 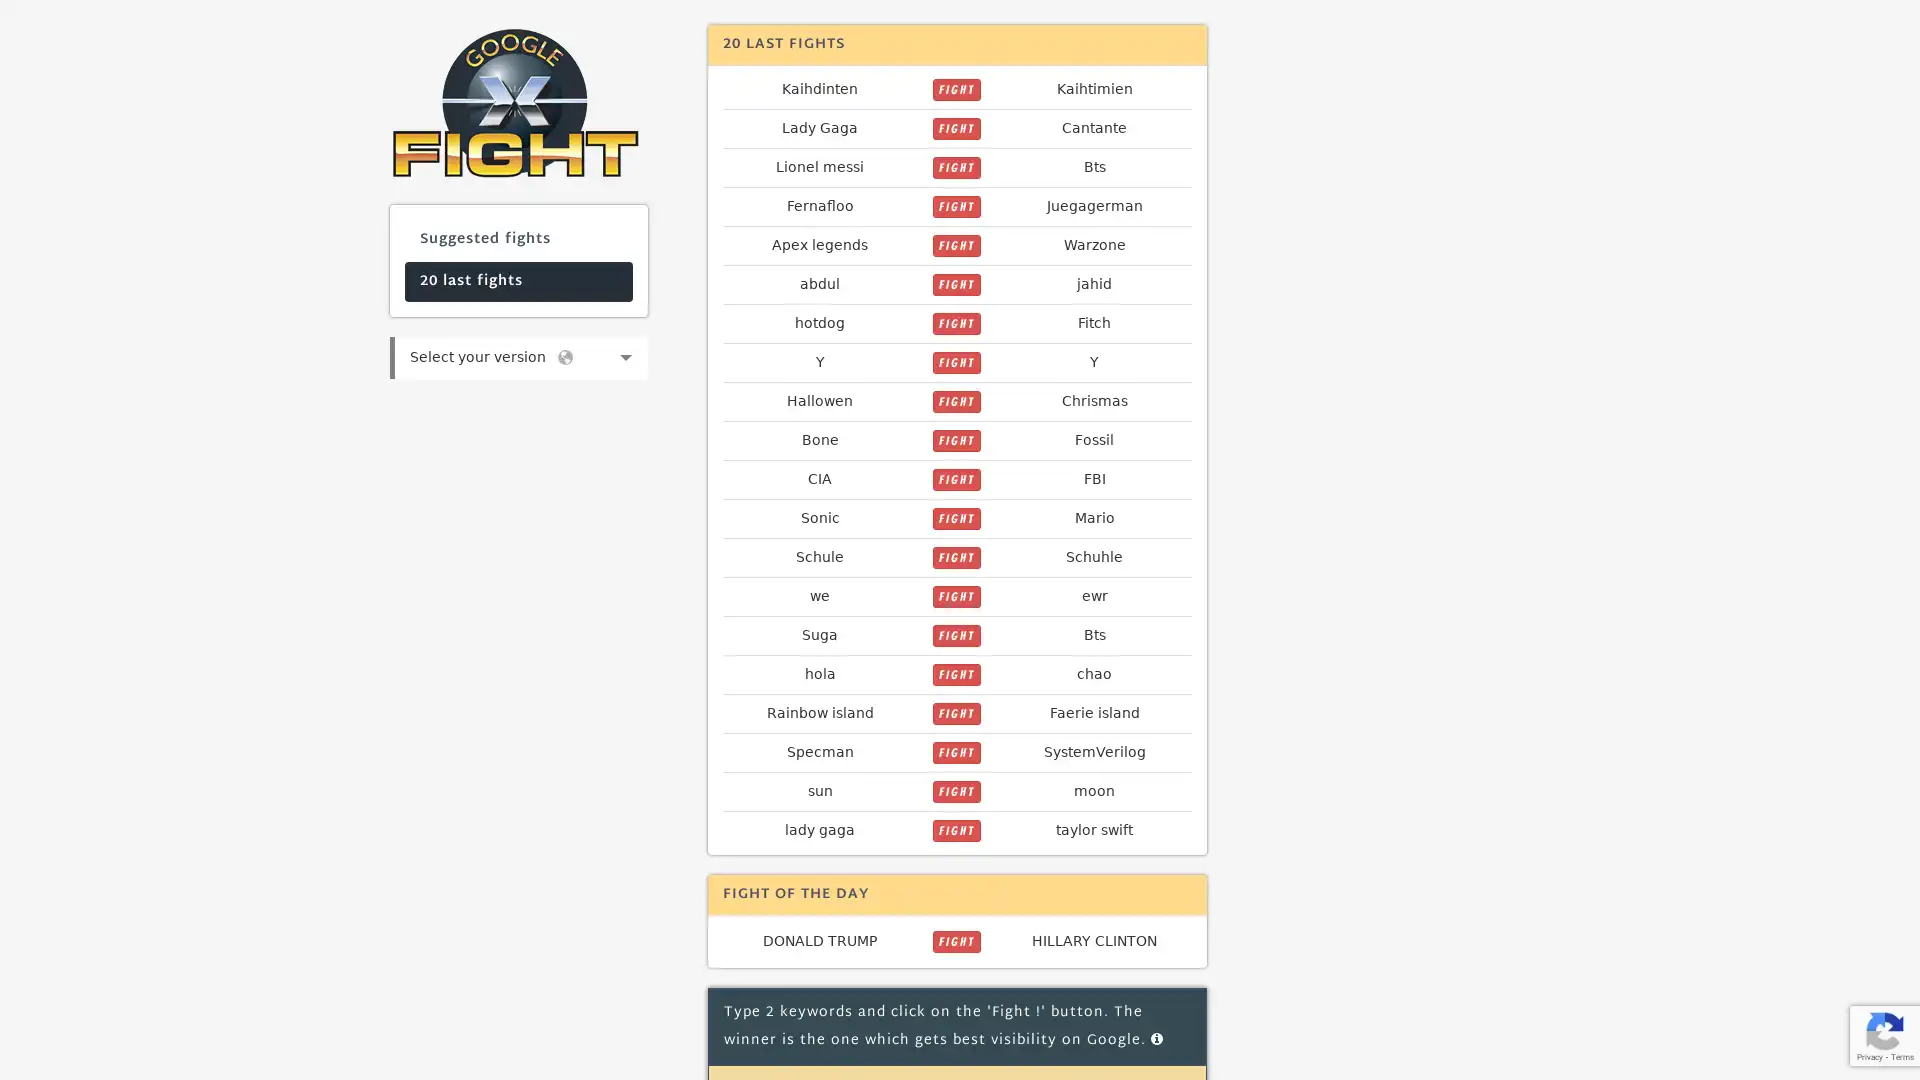 What do you see at coordinates (955, 790) in the screenshot?
I see `FIGHT` at bounding box center [955, 790].